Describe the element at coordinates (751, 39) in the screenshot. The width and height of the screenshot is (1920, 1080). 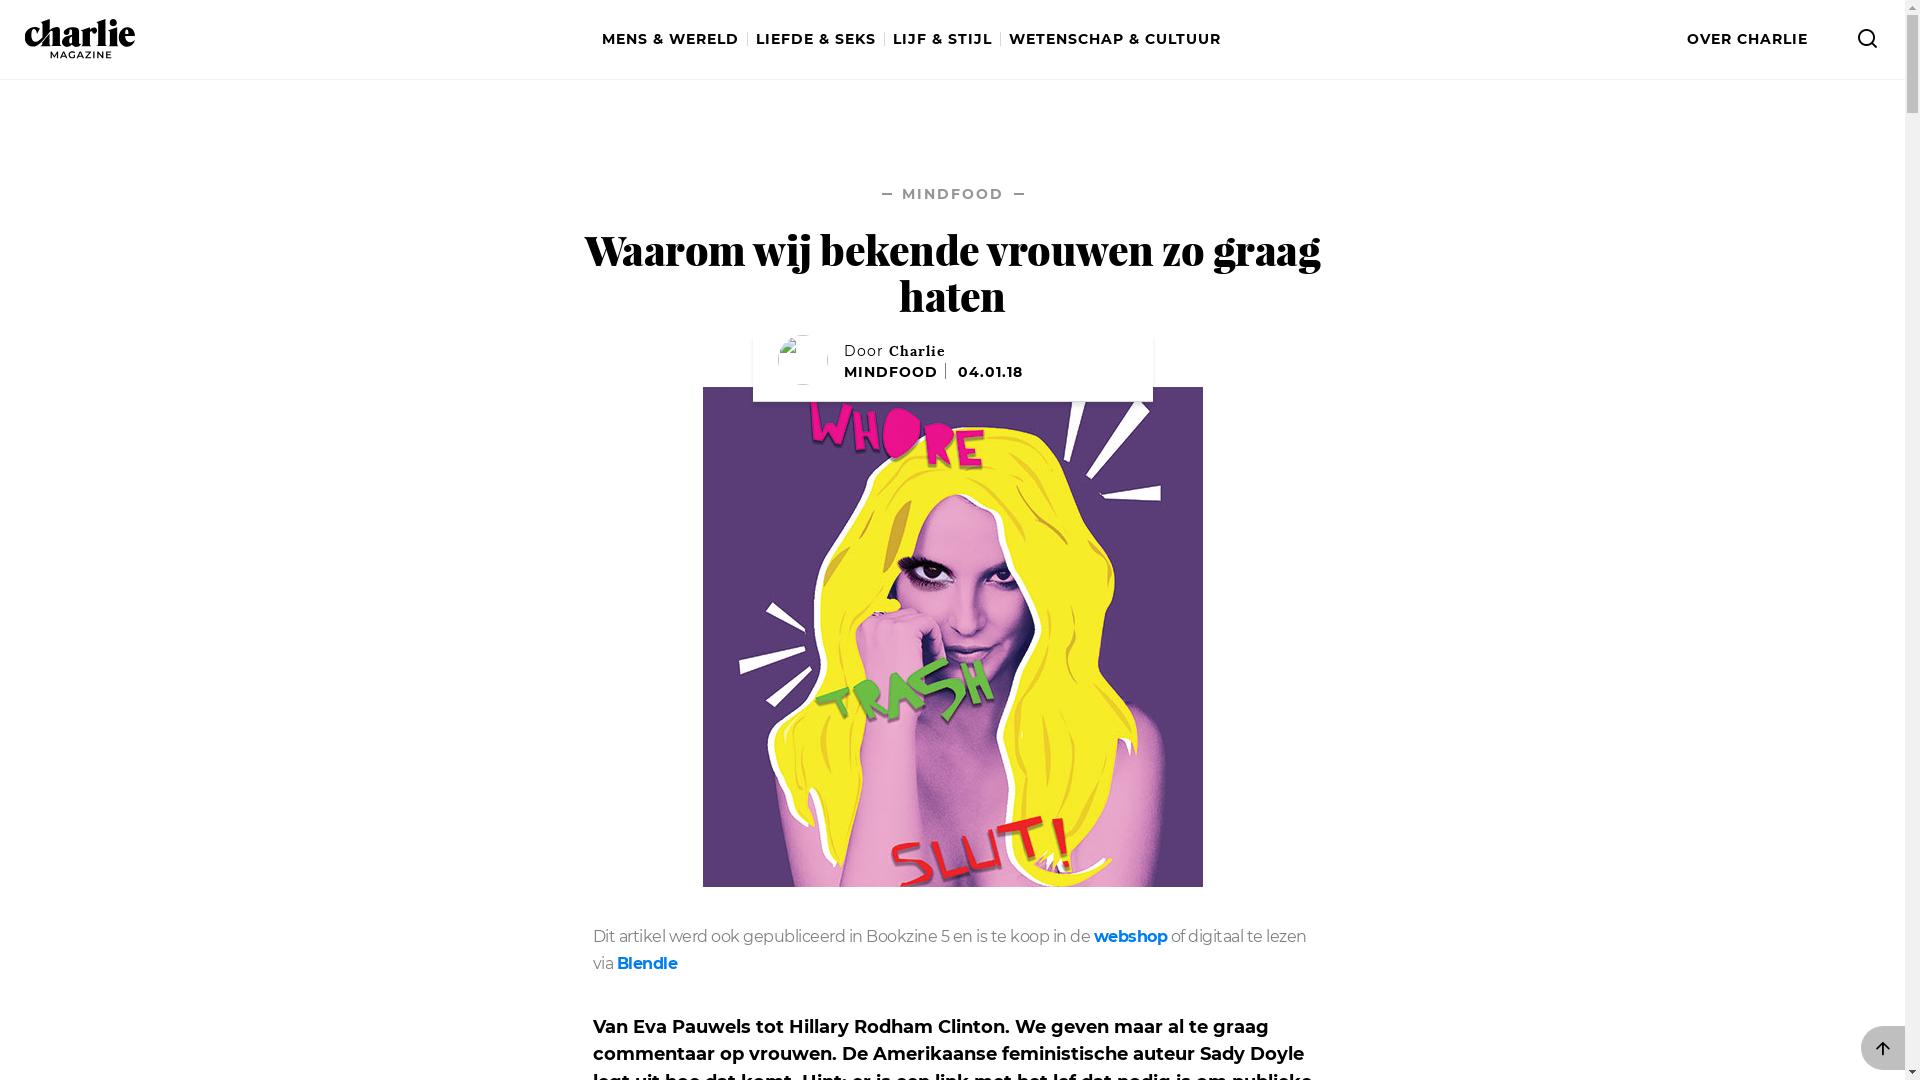
I see `'LIEFDE & SEKS'` at that location.